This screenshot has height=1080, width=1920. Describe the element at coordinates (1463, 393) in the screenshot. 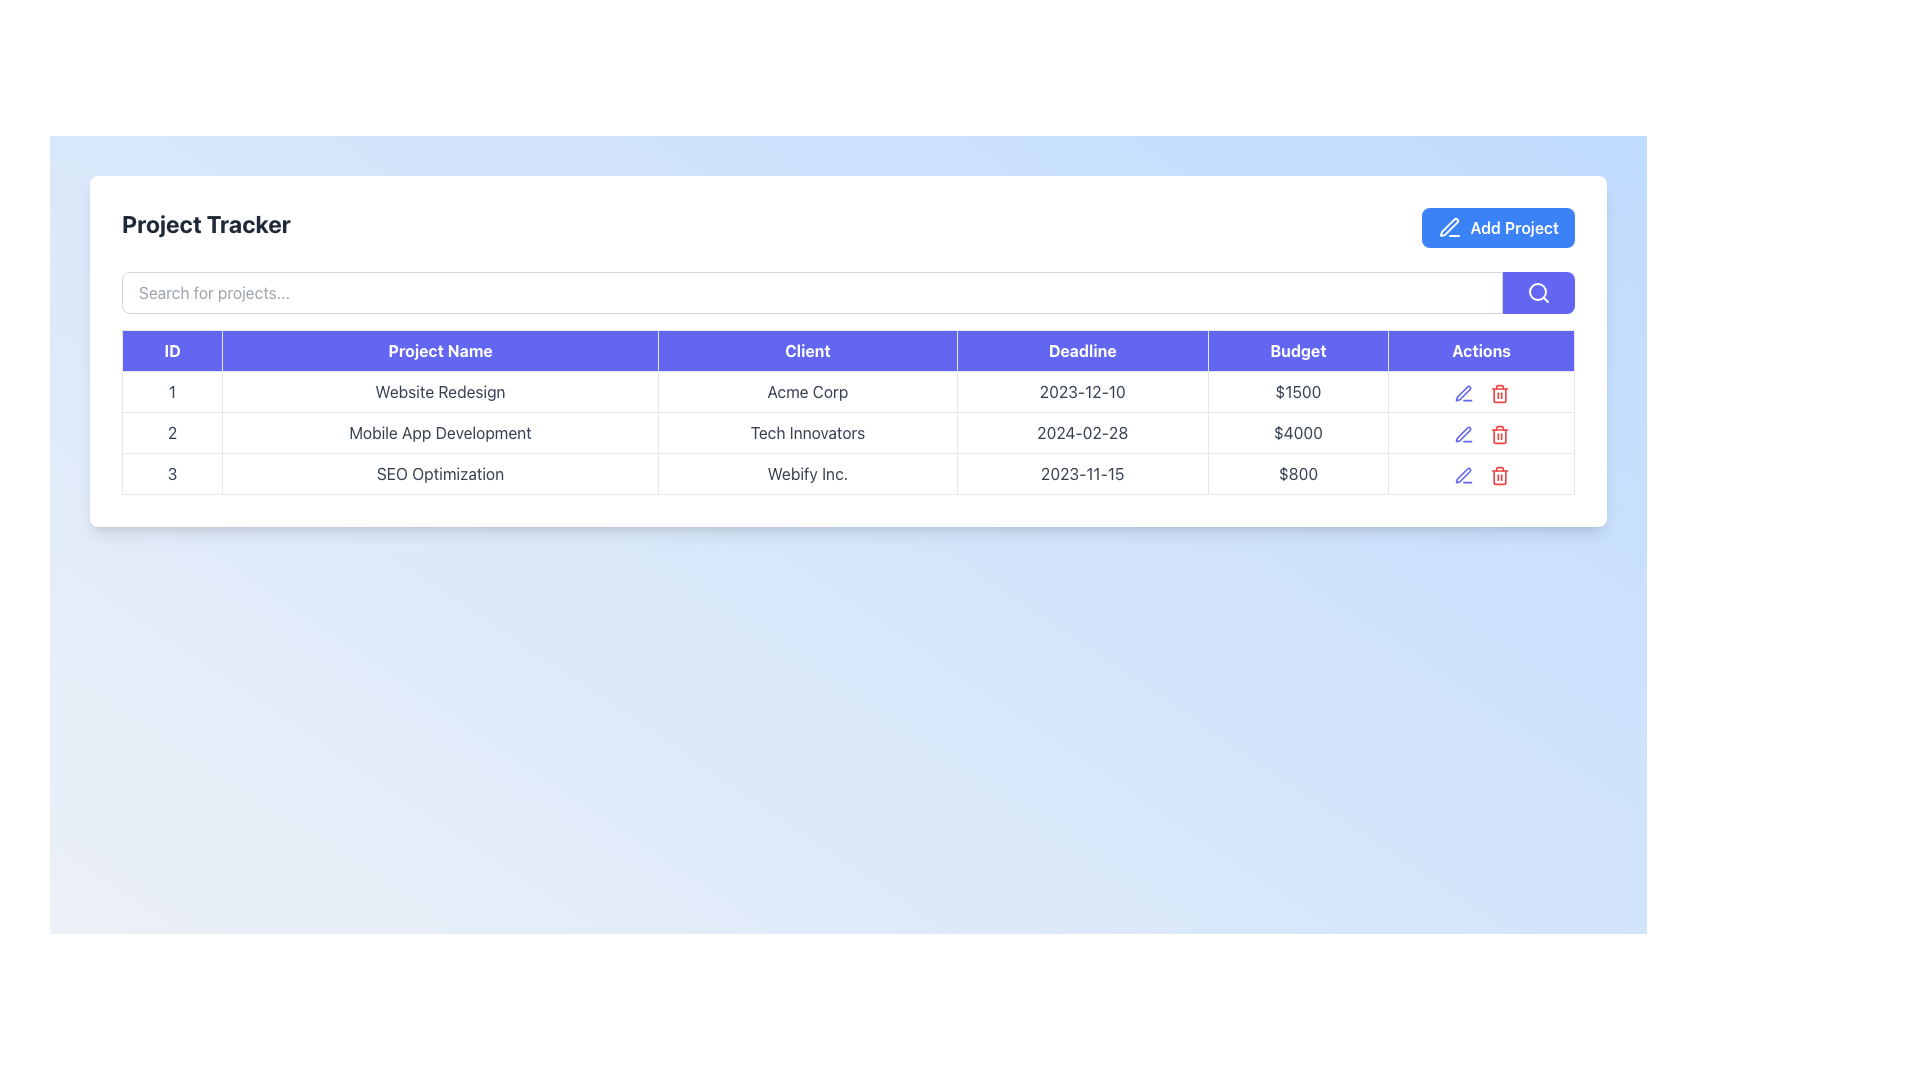

I see `the small blue pencil icon located in the upper-right corner of the interface within the 'Actions' column of the project tracker table to initiate an edit` at that location.